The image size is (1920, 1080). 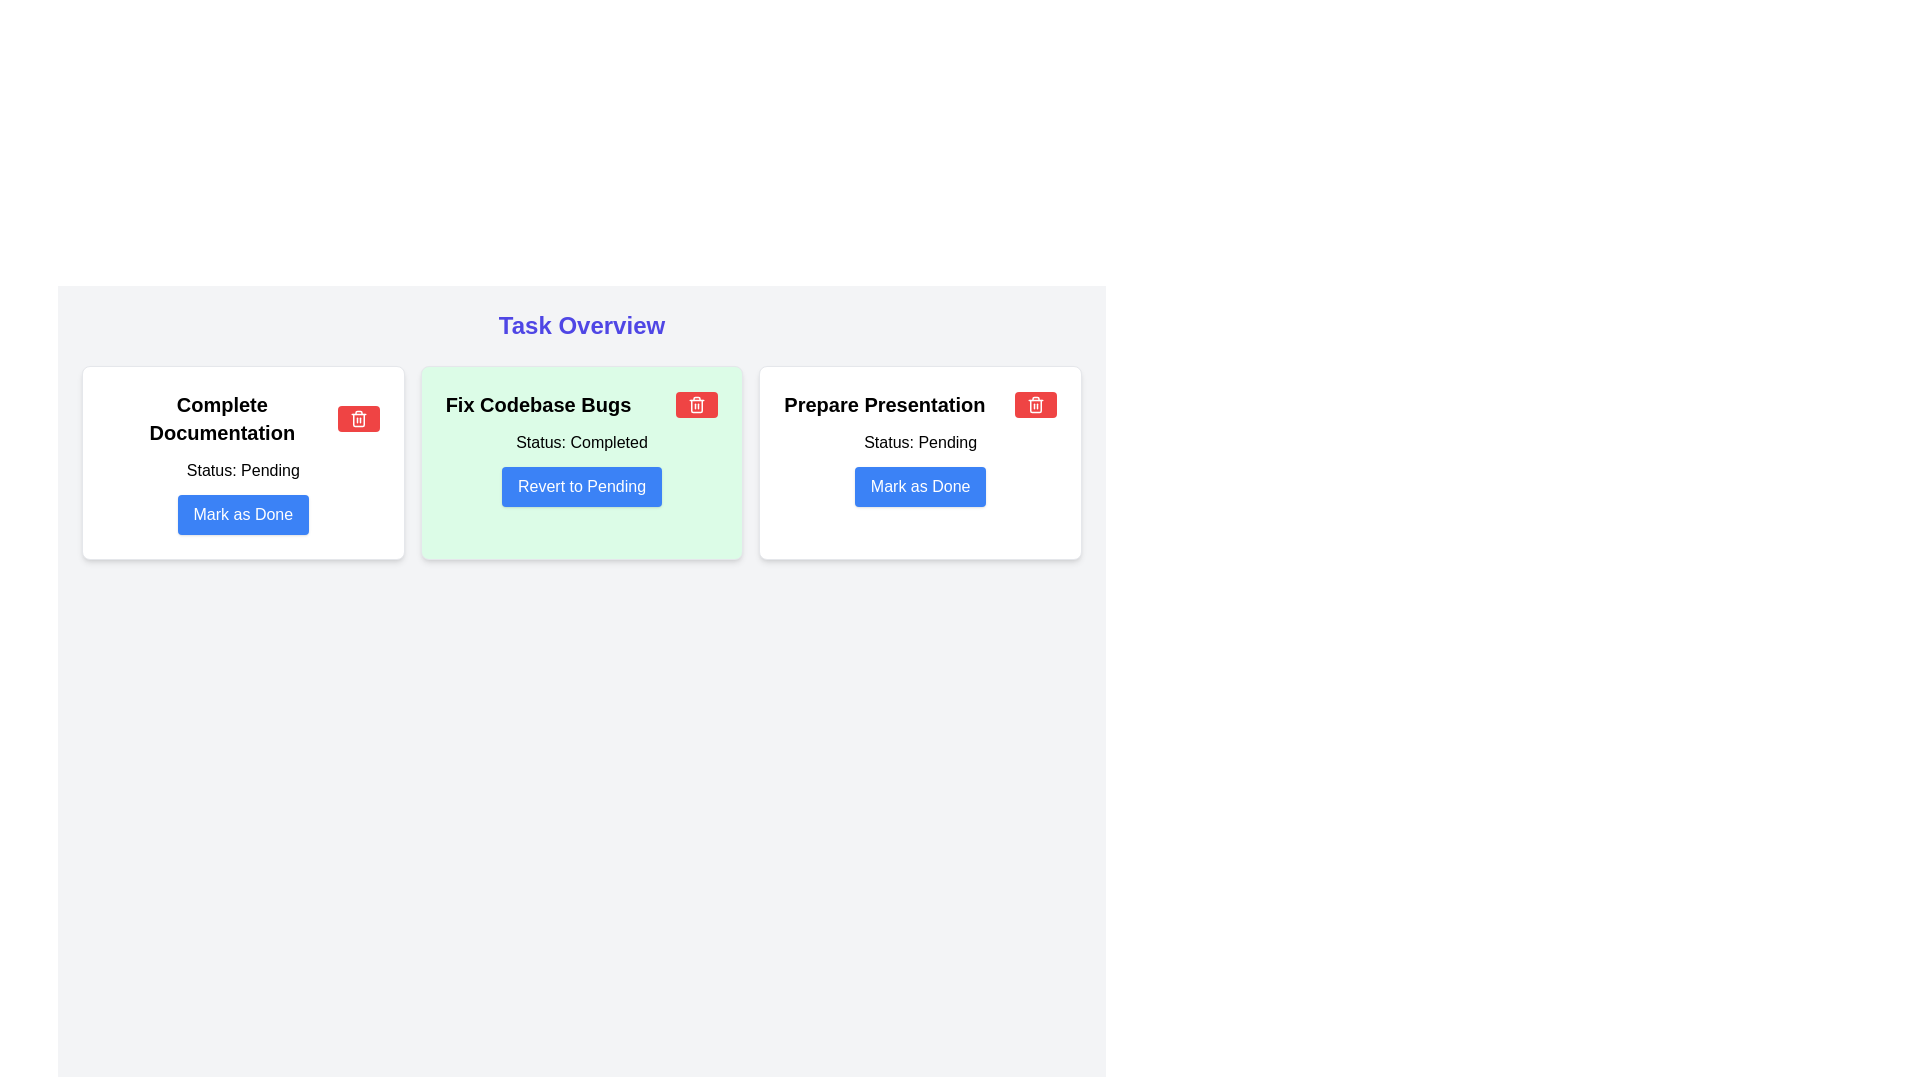 I want to click on the text 'Complete Documentation' by clicking on its center point to enable copying, so click(x=221, y=418).